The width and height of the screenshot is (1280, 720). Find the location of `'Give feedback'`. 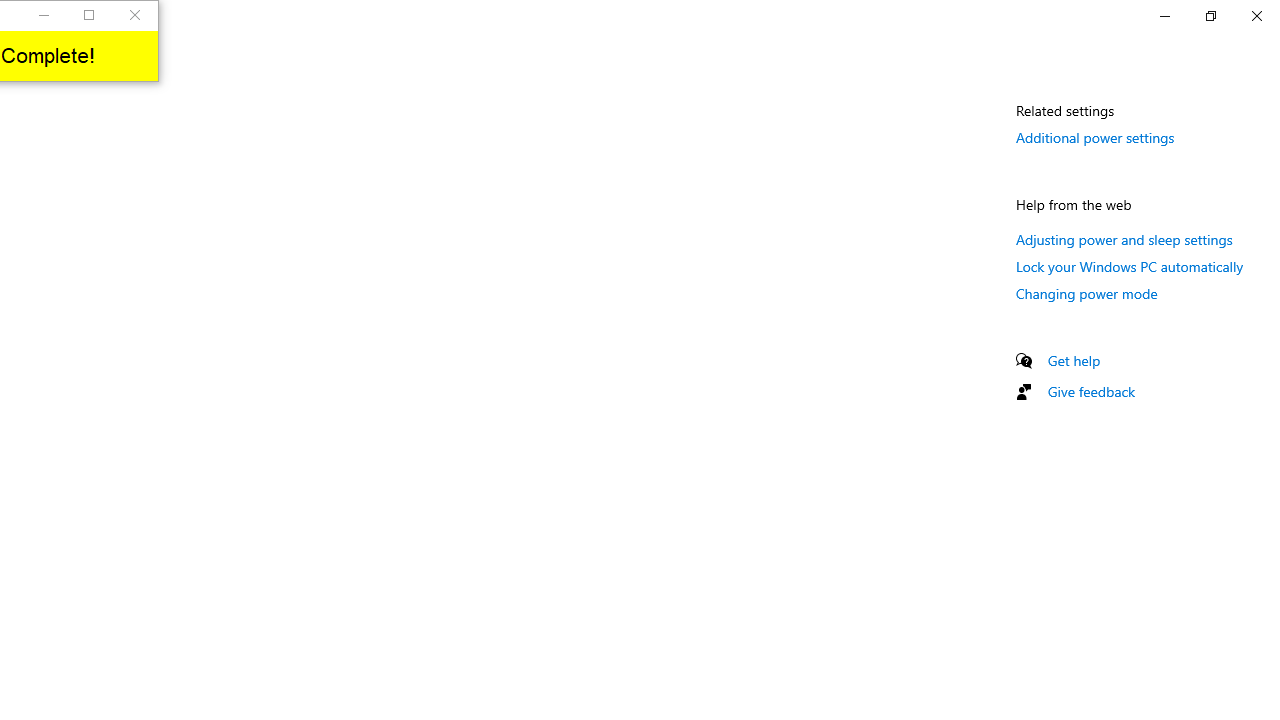

'Give feedback' is located at coordinates (1090, 391).